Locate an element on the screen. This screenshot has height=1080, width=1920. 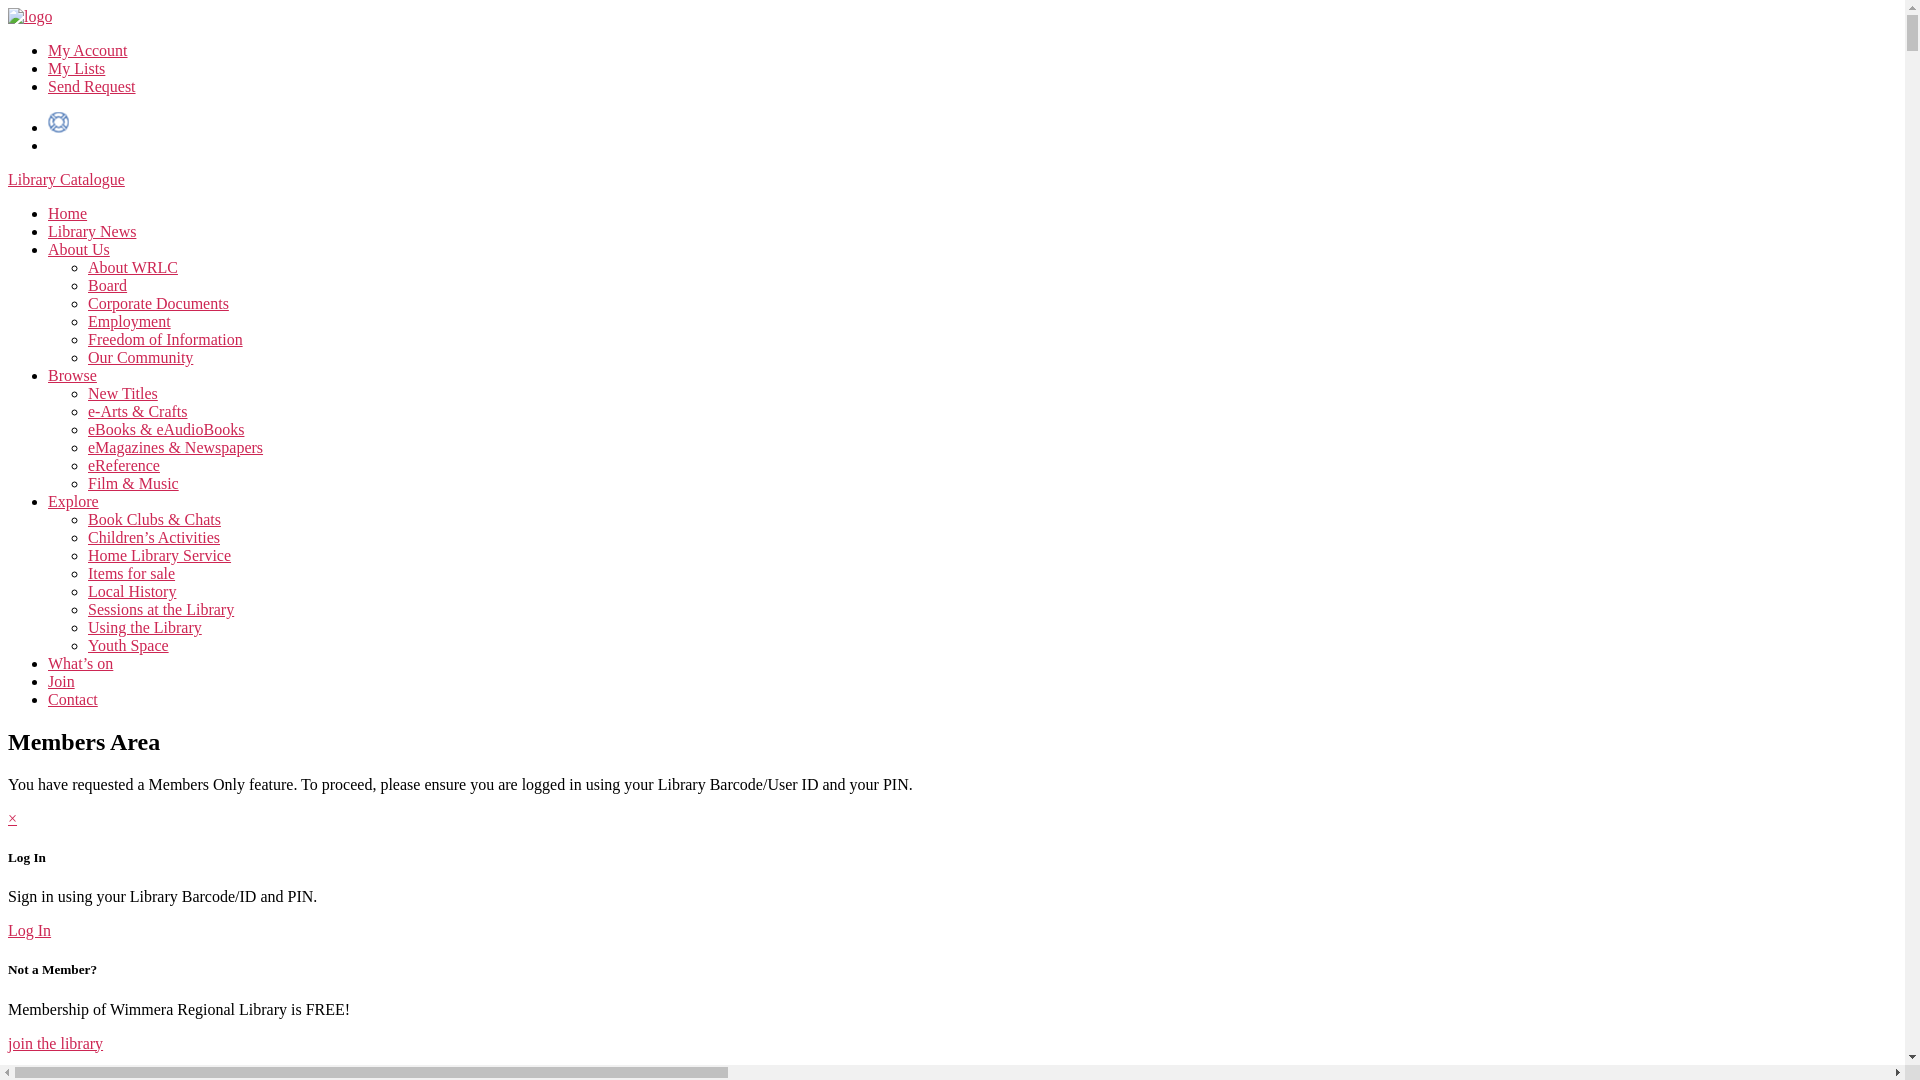
'eReference' is located at coordinates (123, 465).